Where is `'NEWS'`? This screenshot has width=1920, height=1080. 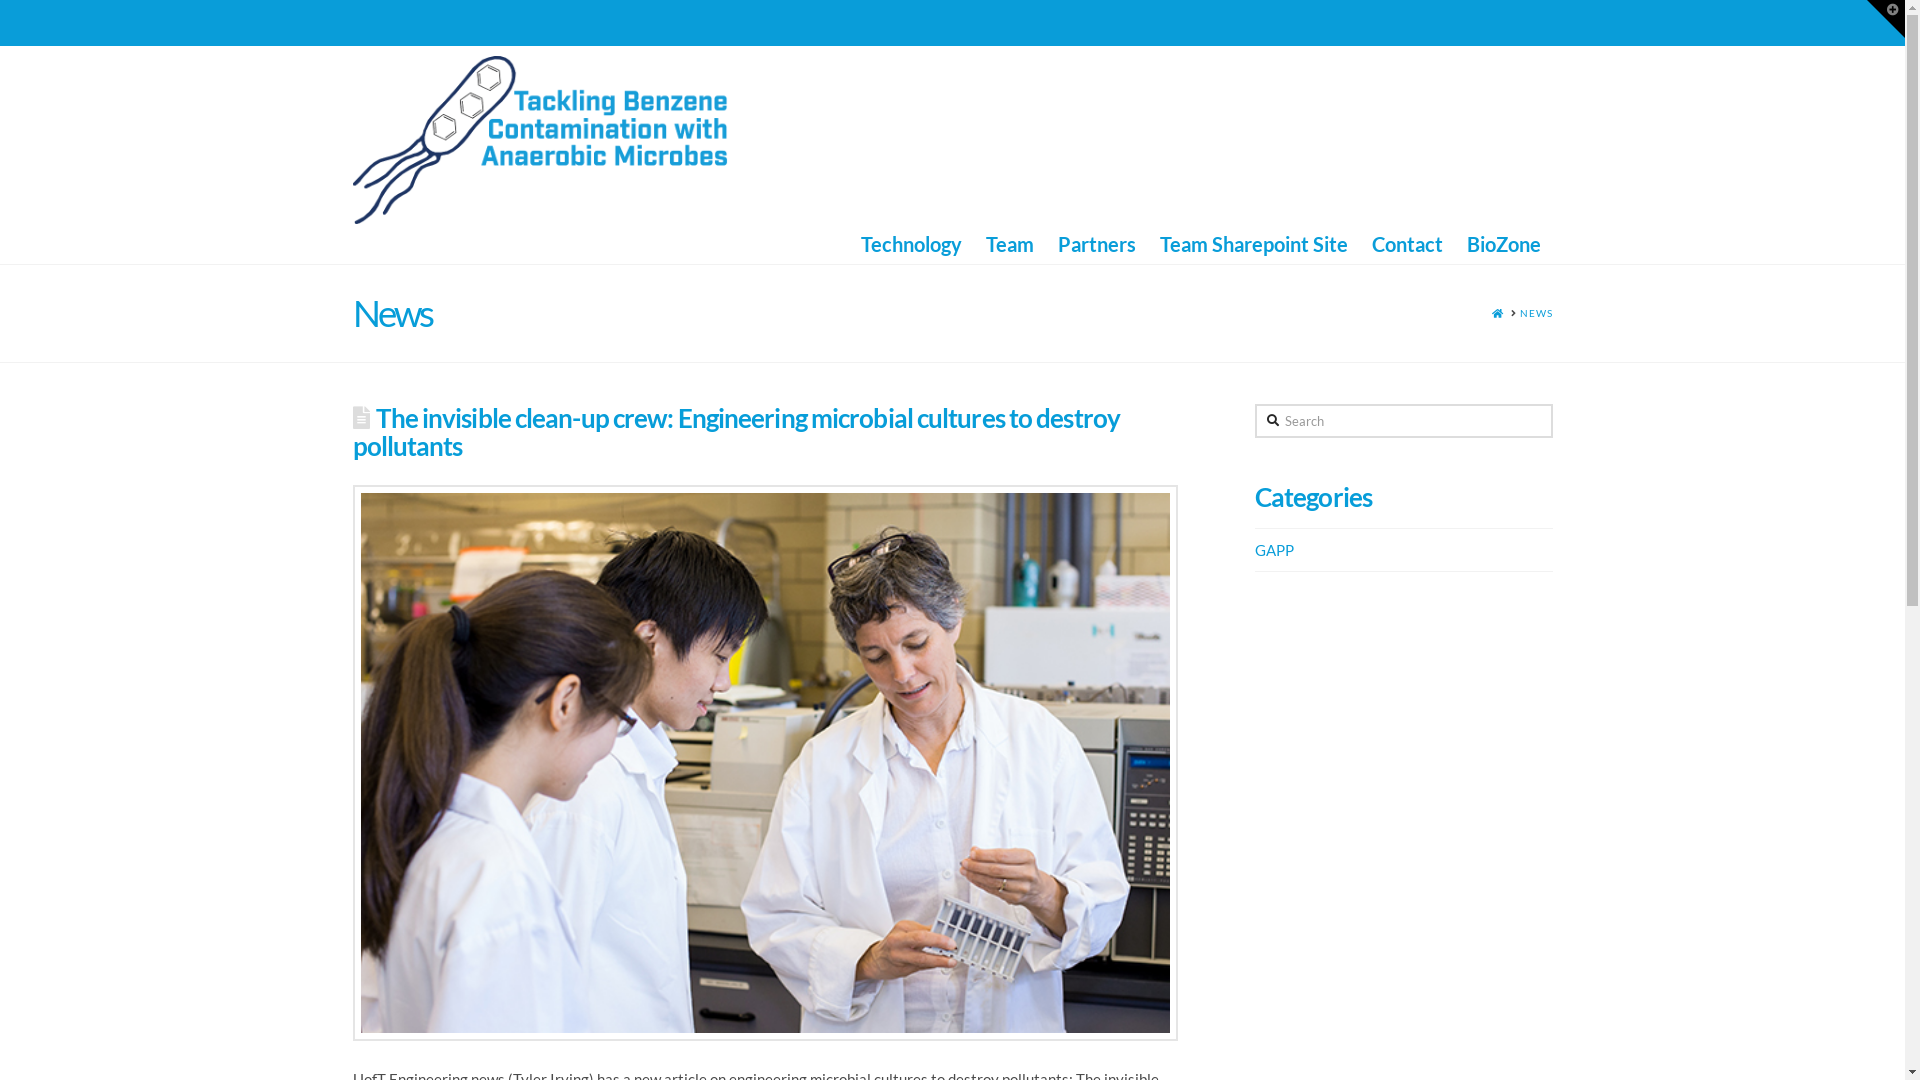
'NEWS' is located at coordinates (1535, 313).